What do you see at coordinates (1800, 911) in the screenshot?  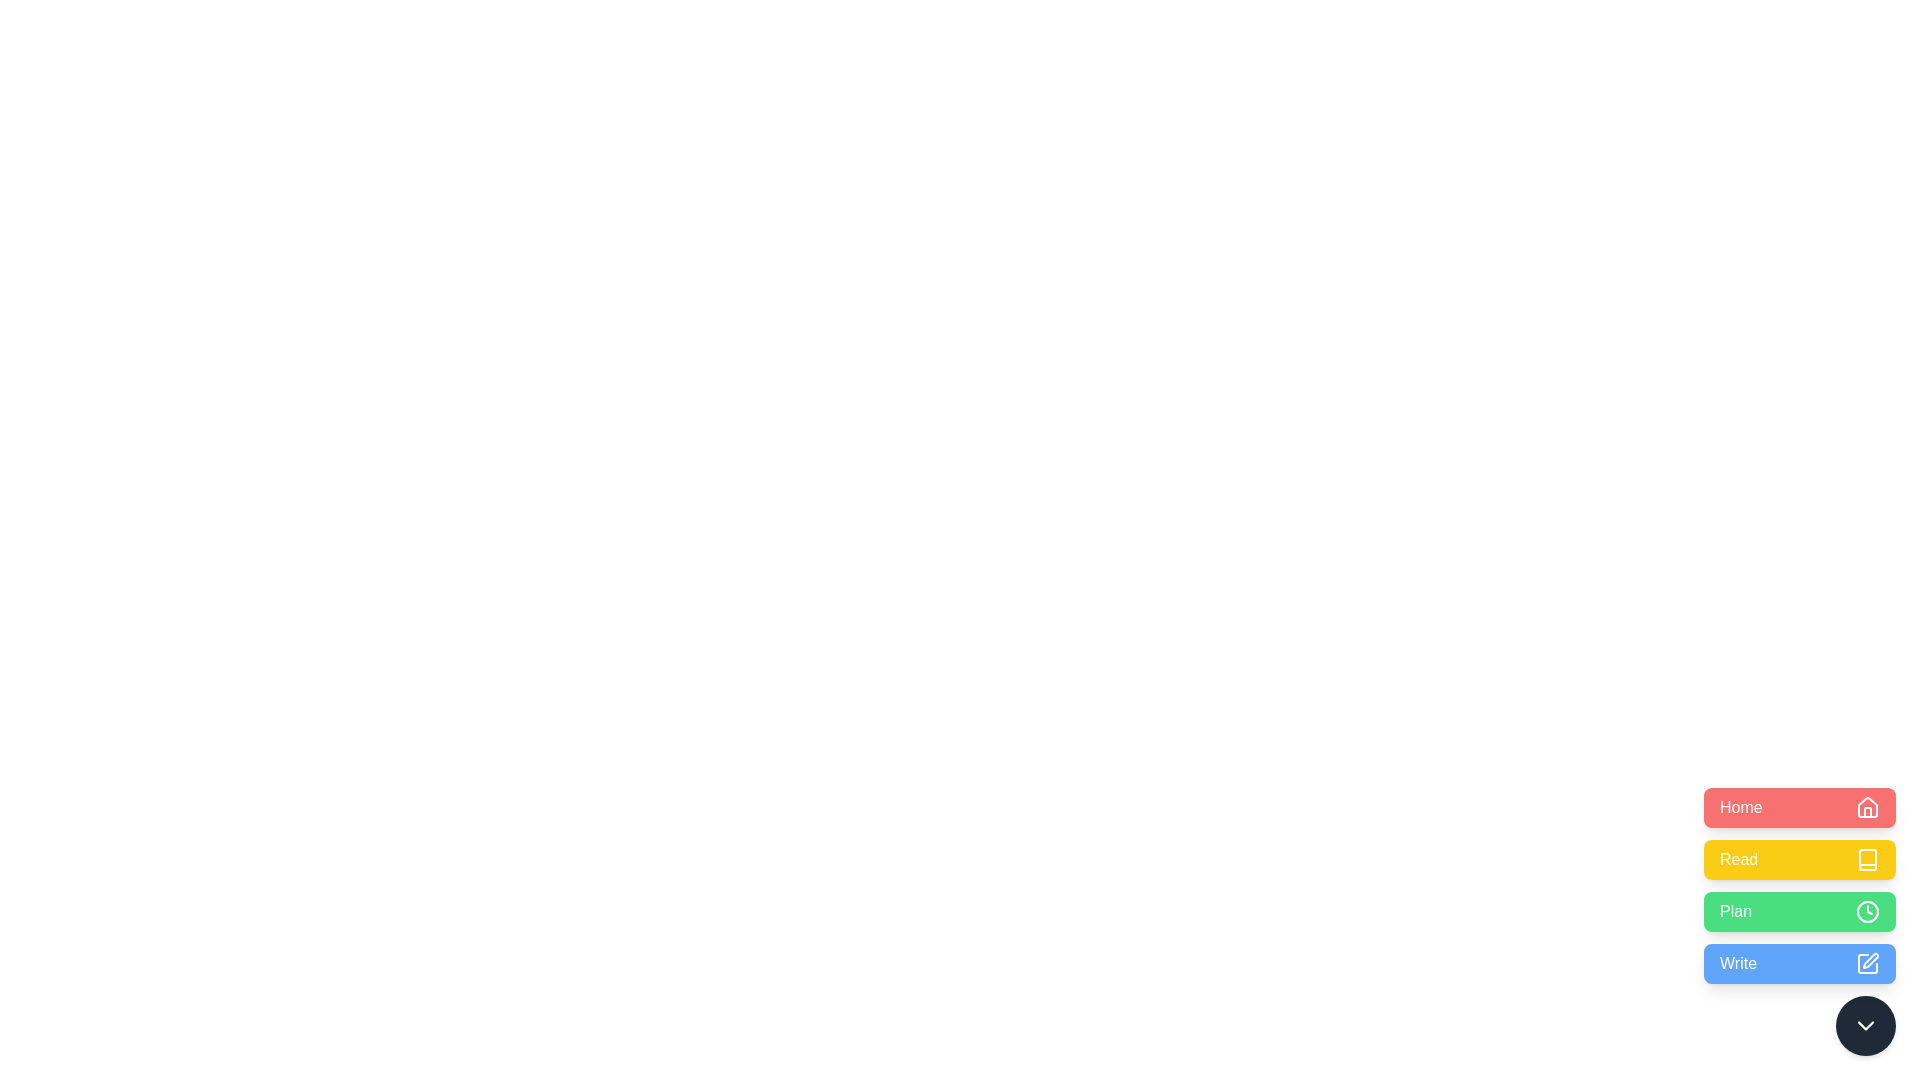 I see `the Plan button` at bounding box center [1800, 911].